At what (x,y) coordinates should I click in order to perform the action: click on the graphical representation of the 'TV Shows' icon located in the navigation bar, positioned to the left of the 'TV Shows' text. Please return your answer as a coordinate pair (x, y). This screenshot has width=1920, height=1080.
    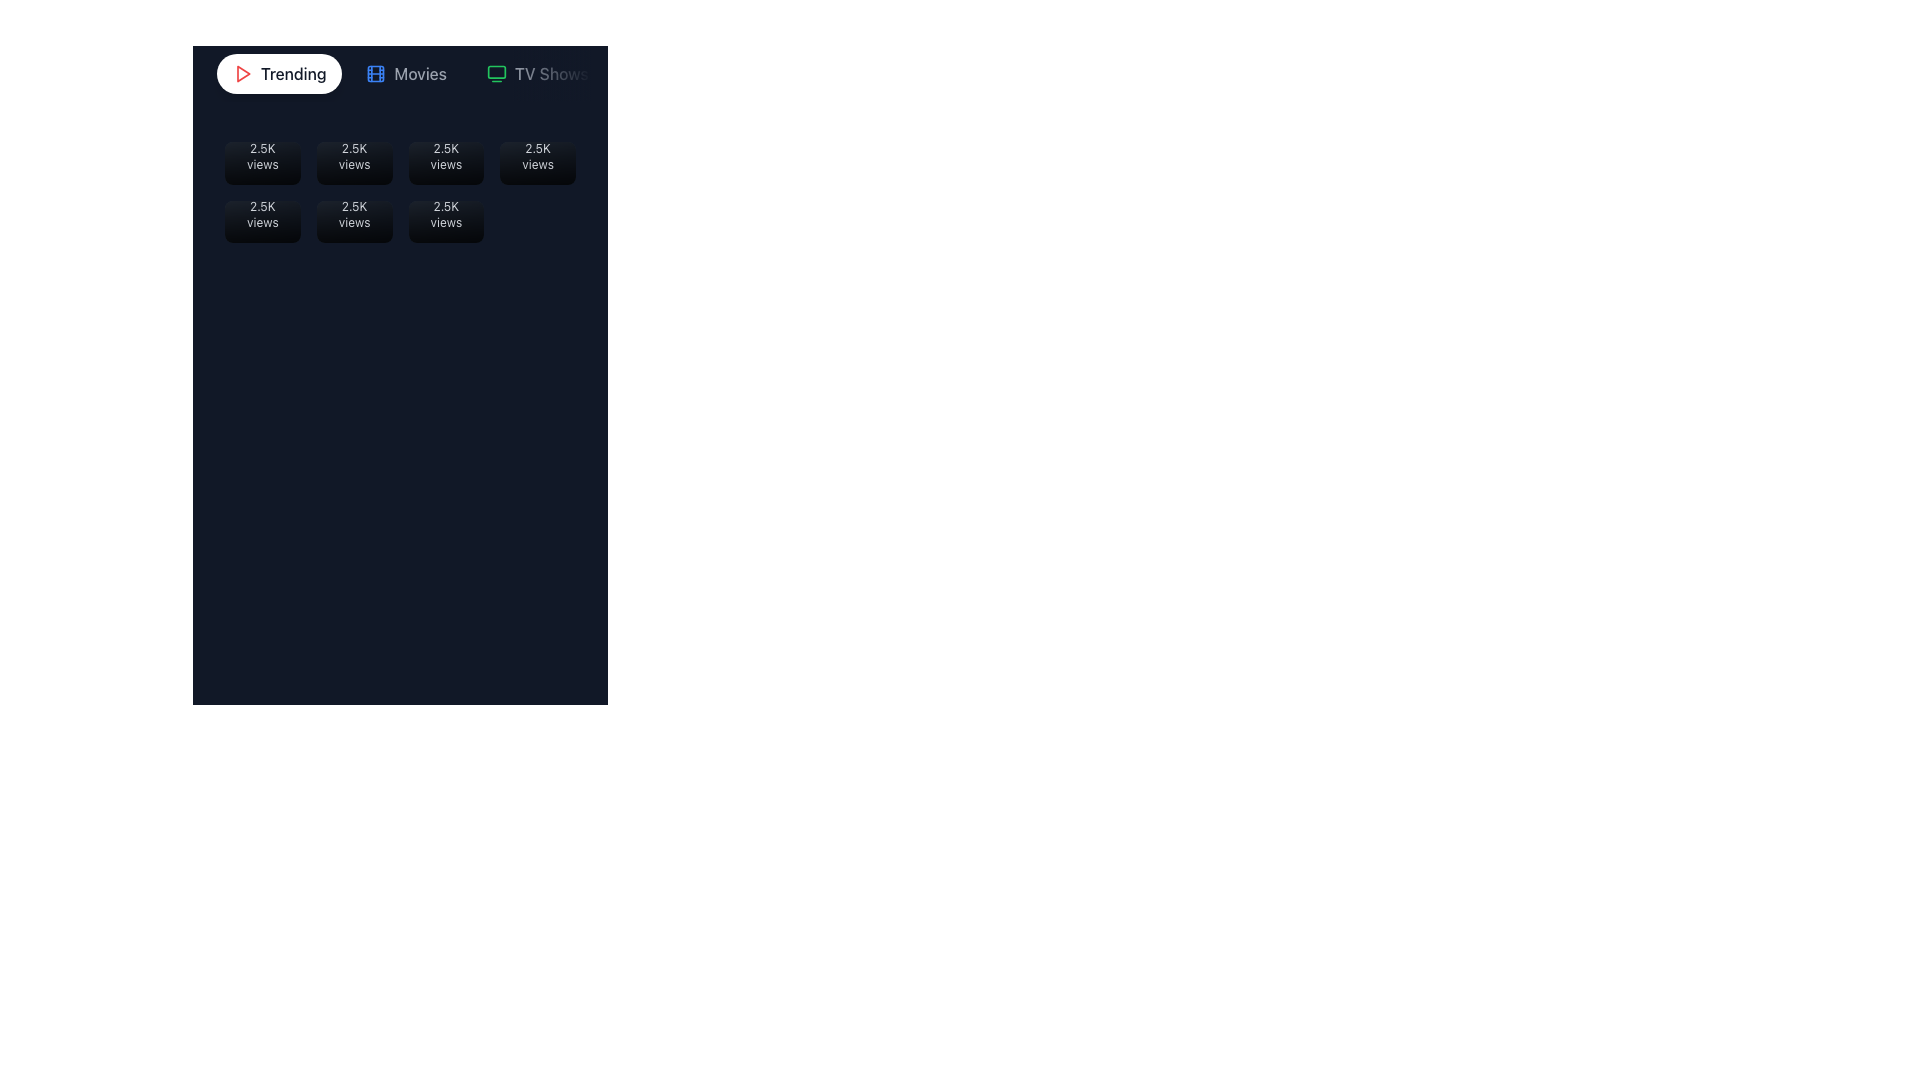
    Looking at the image, I should click on (496, 72).